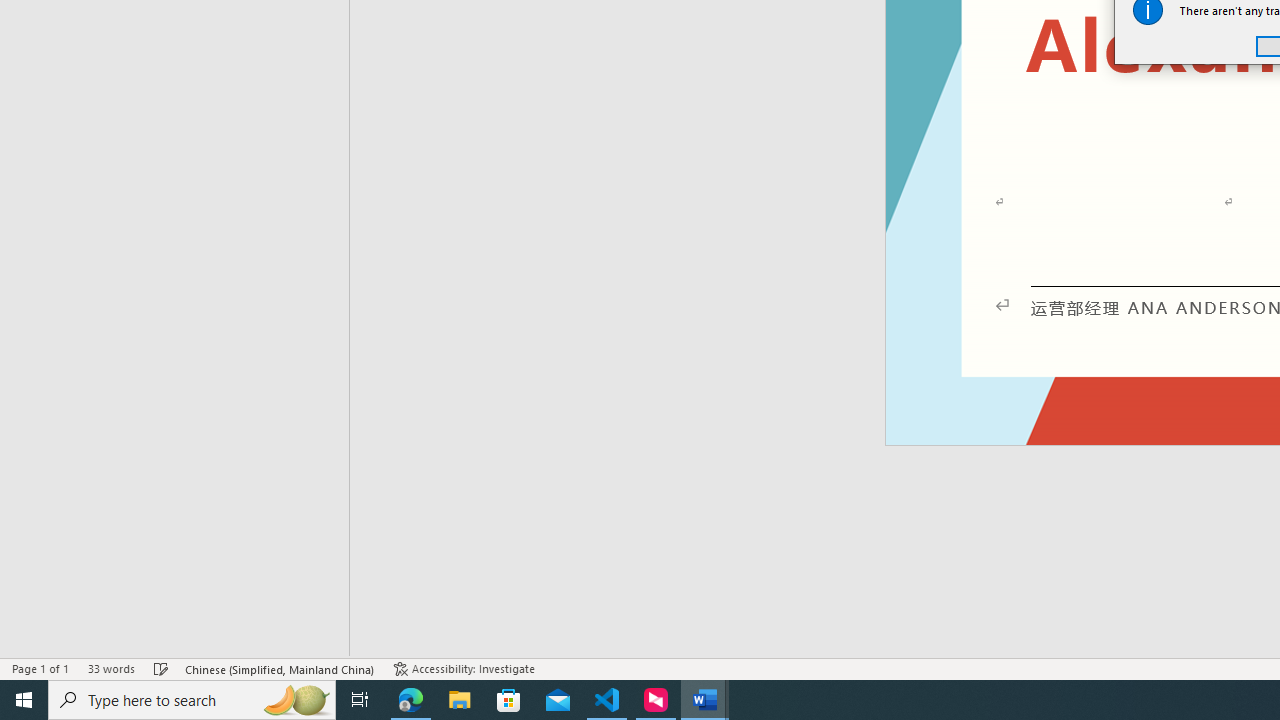 The image size is (1280, 720). Describe the element at coordinates (294, 698) in the screenshot. I see `'Search highlights icon opens search home window'` at that location.